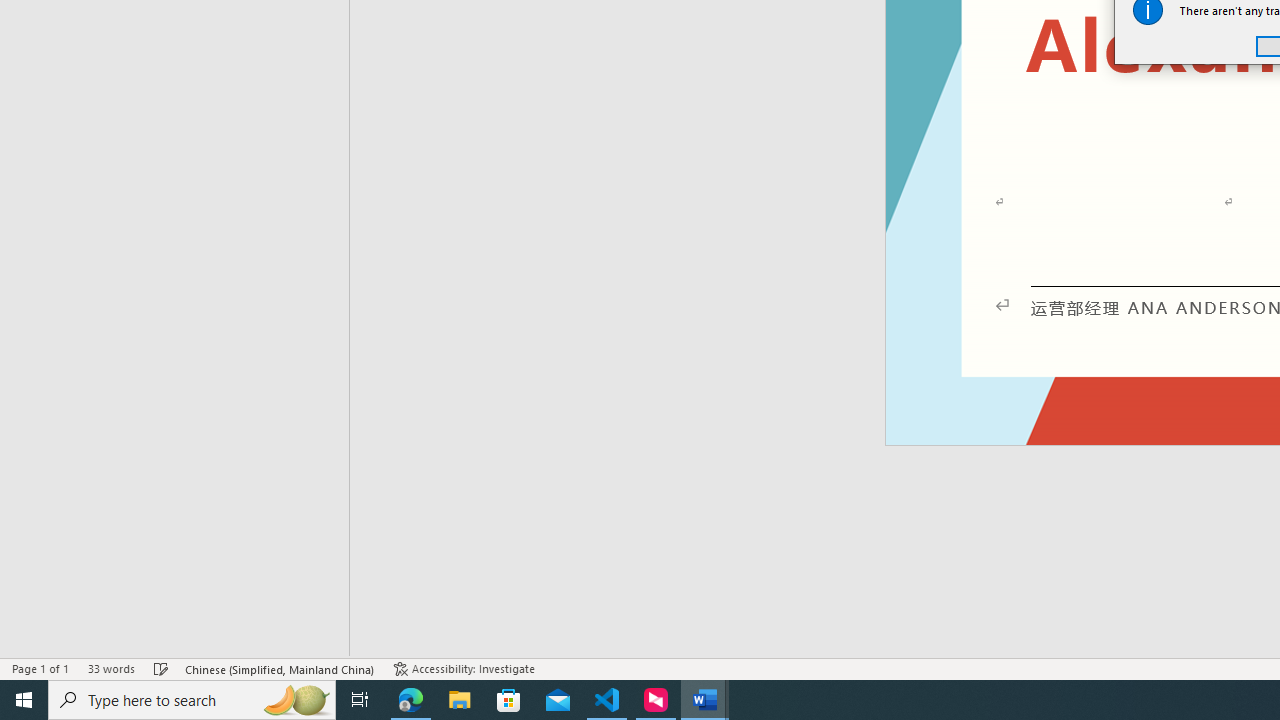 The image size is (1280, 720). Describe the element at coordinates (294, 698) in the screenshot. I see `'Search highlights icon opens search home window'` at that location.